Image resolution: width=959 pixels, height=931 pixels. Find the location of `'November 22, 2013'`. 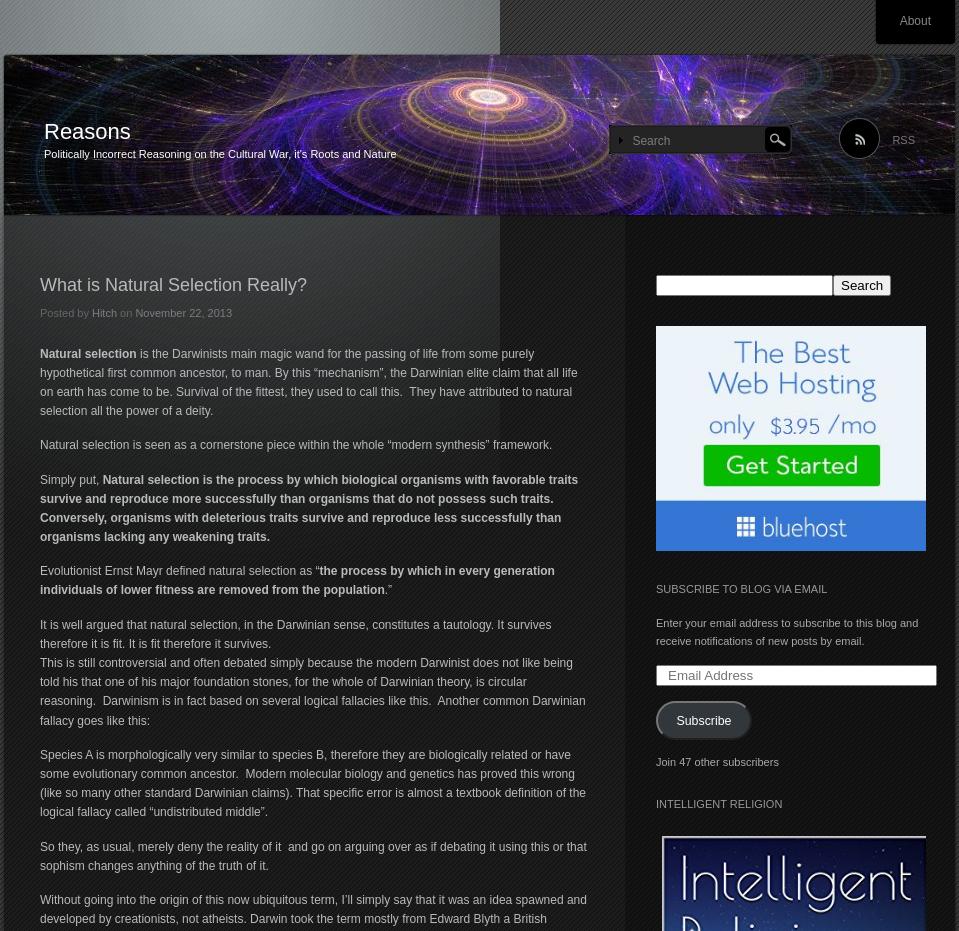

'November 22, 2013' is located at coordinates (182, 310).